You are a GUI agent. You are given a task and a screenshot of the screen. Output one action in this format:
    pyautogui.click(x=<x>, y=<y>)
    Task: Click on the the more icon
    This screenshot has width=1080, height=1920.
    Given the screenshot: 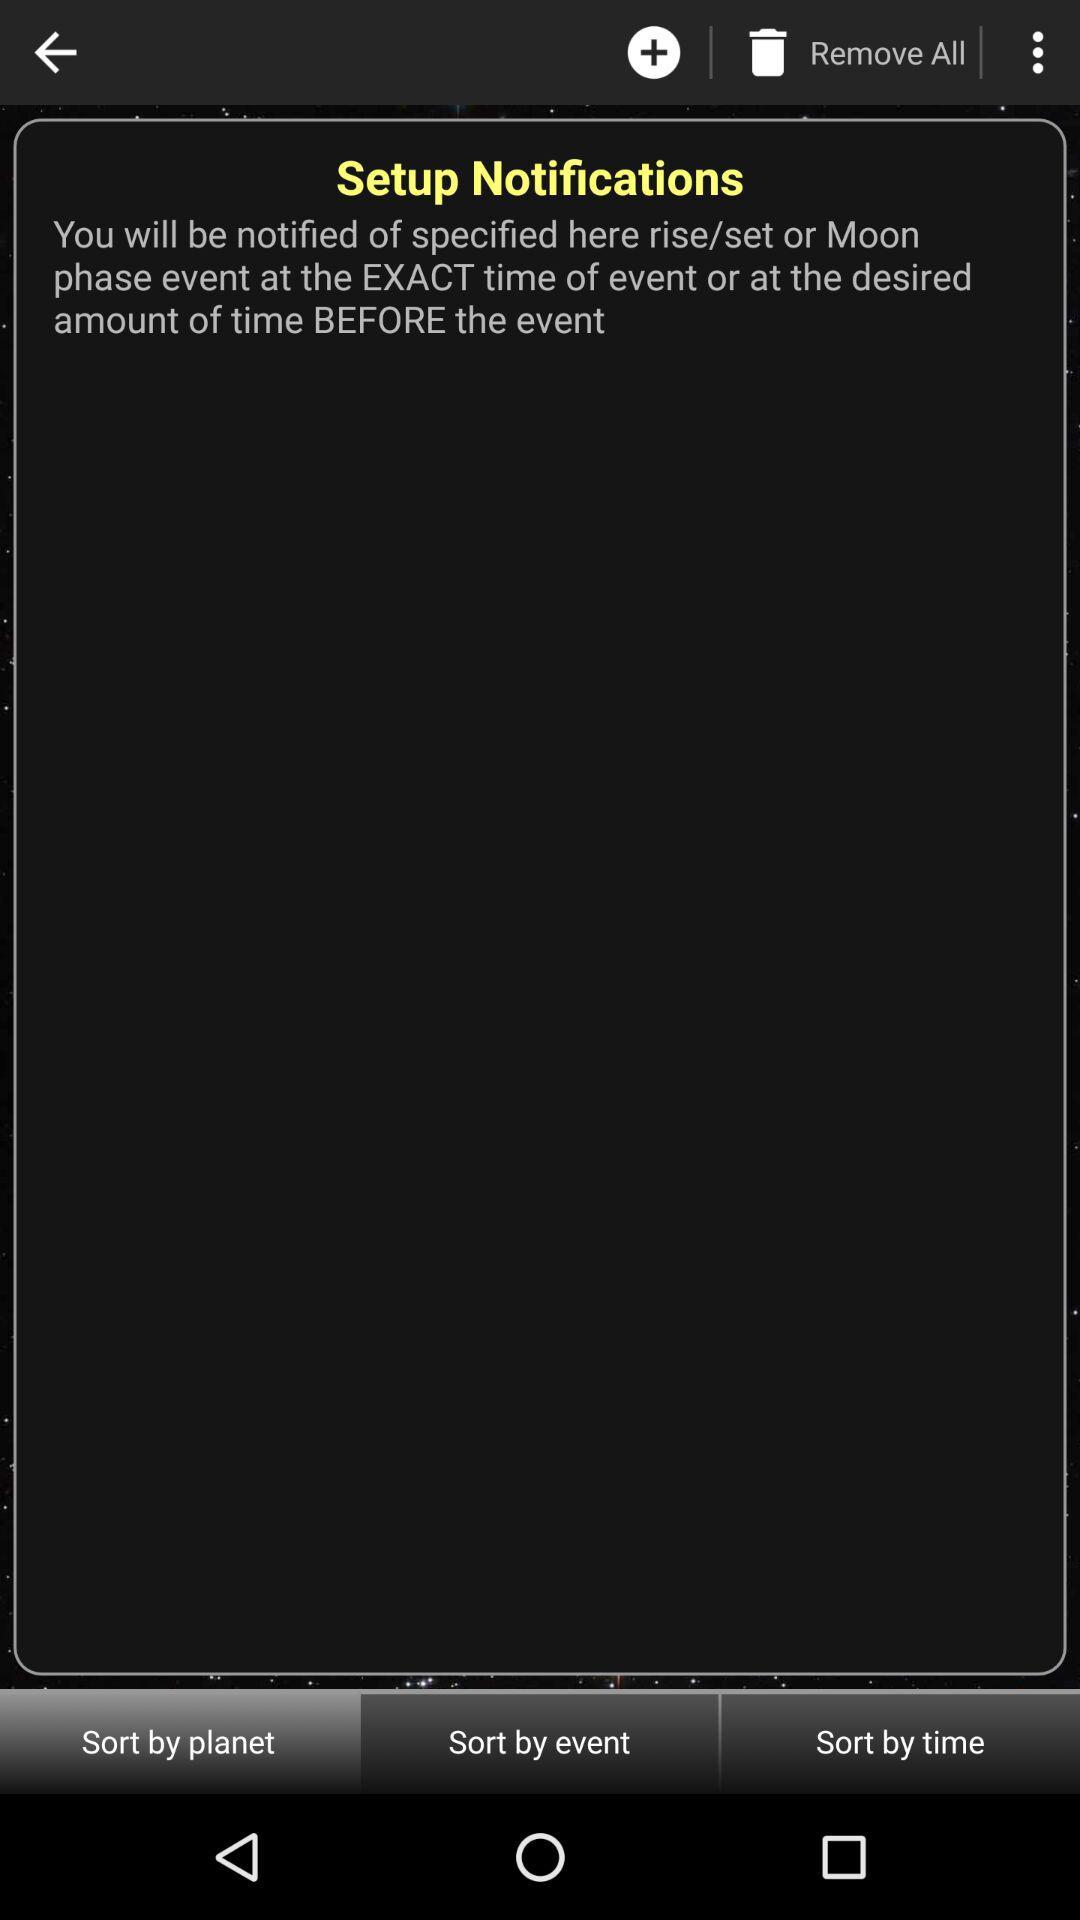 What is the action you would take?
    pyautogui.click(x=1036, y=52)
    